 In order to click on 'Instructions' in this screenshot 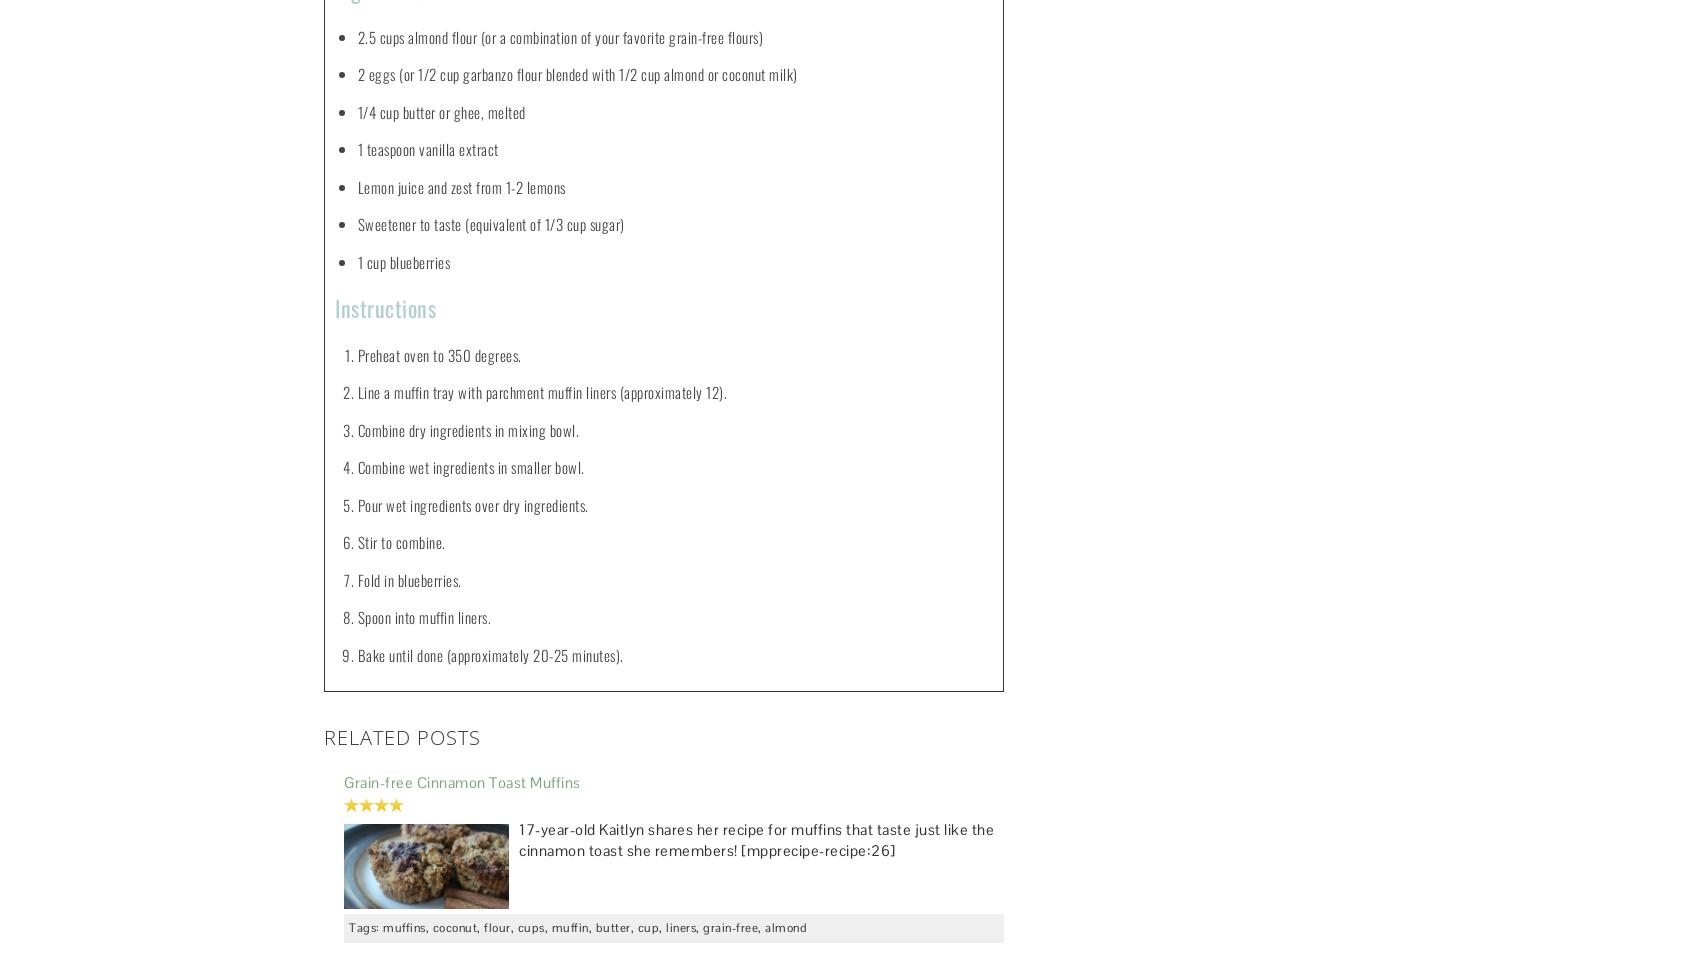, I will do `click(385, 308)`.